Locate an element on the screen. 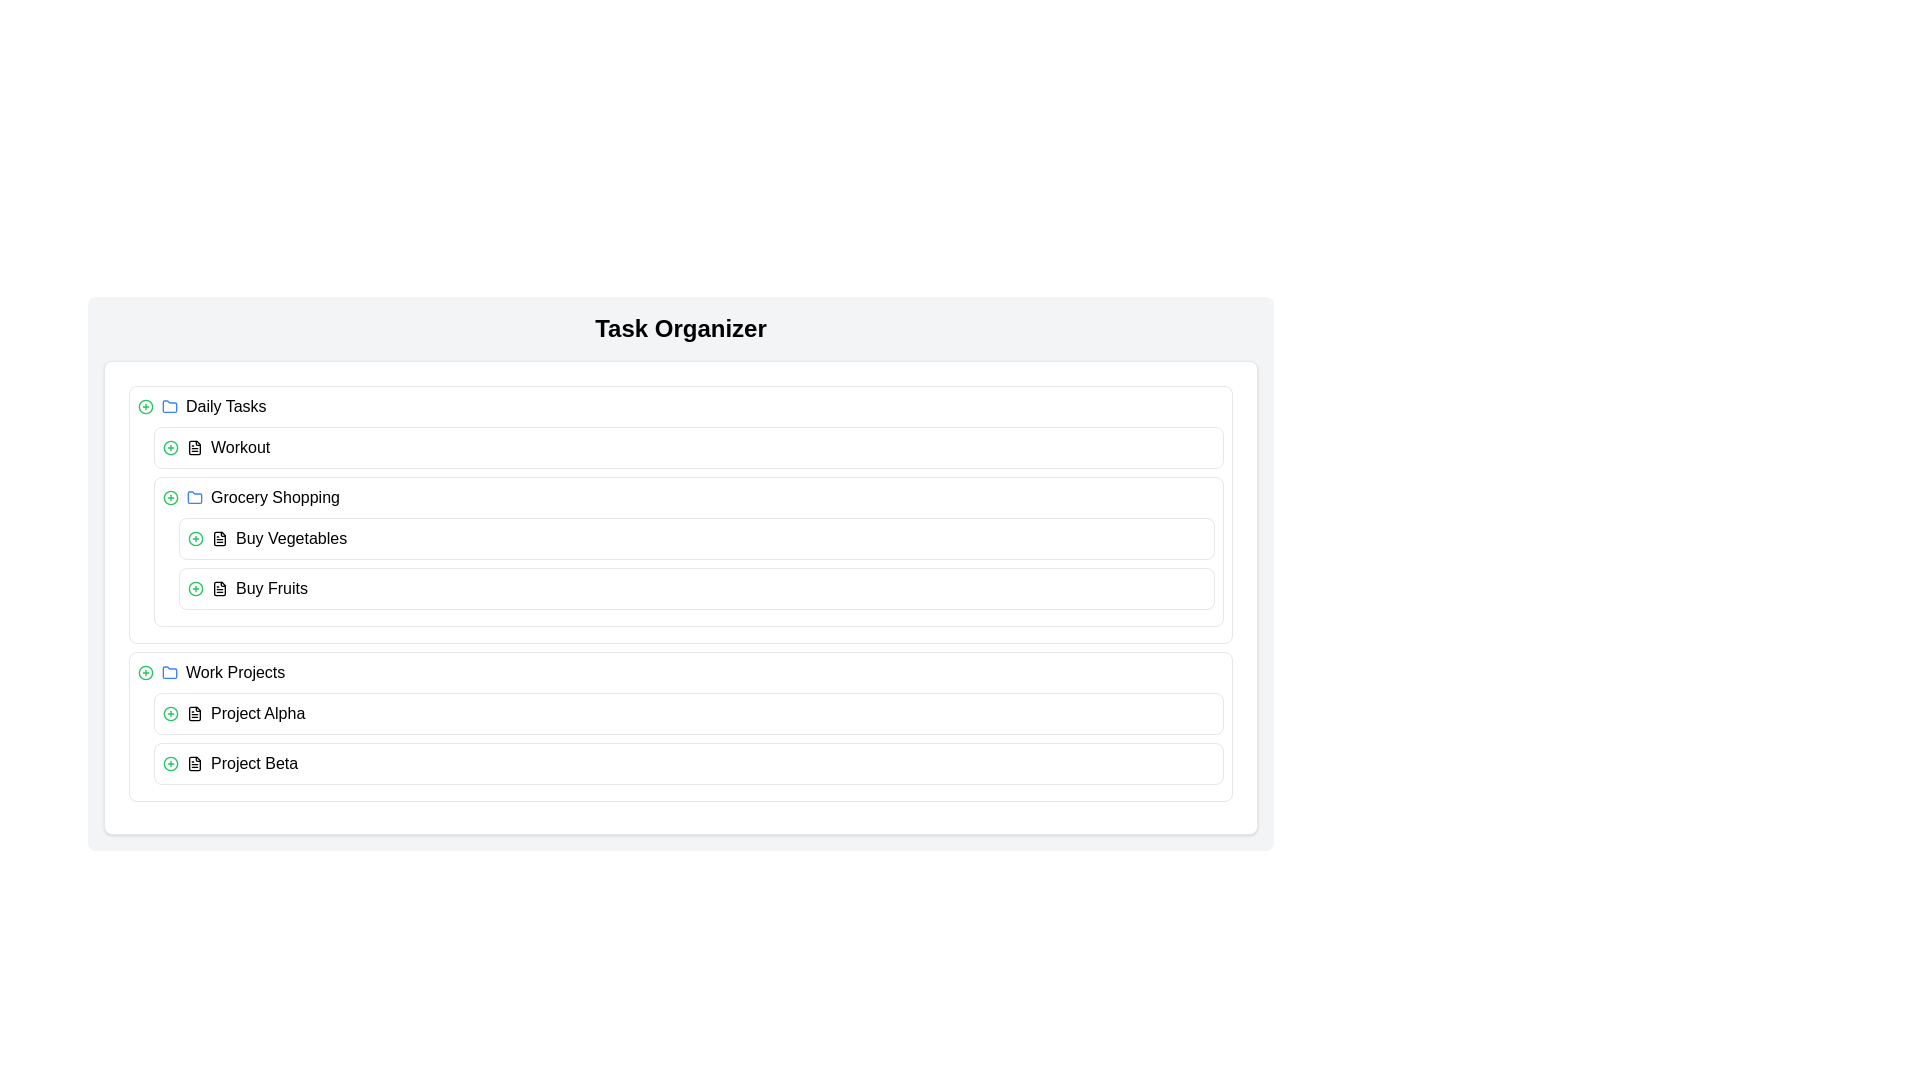 This screenshot has height=1080, width=1920. the folder icon located in the sidebar under the 'Daily Tasks' section to indicate its expandable or collapsible functionality is located at coordinates (195, 496).